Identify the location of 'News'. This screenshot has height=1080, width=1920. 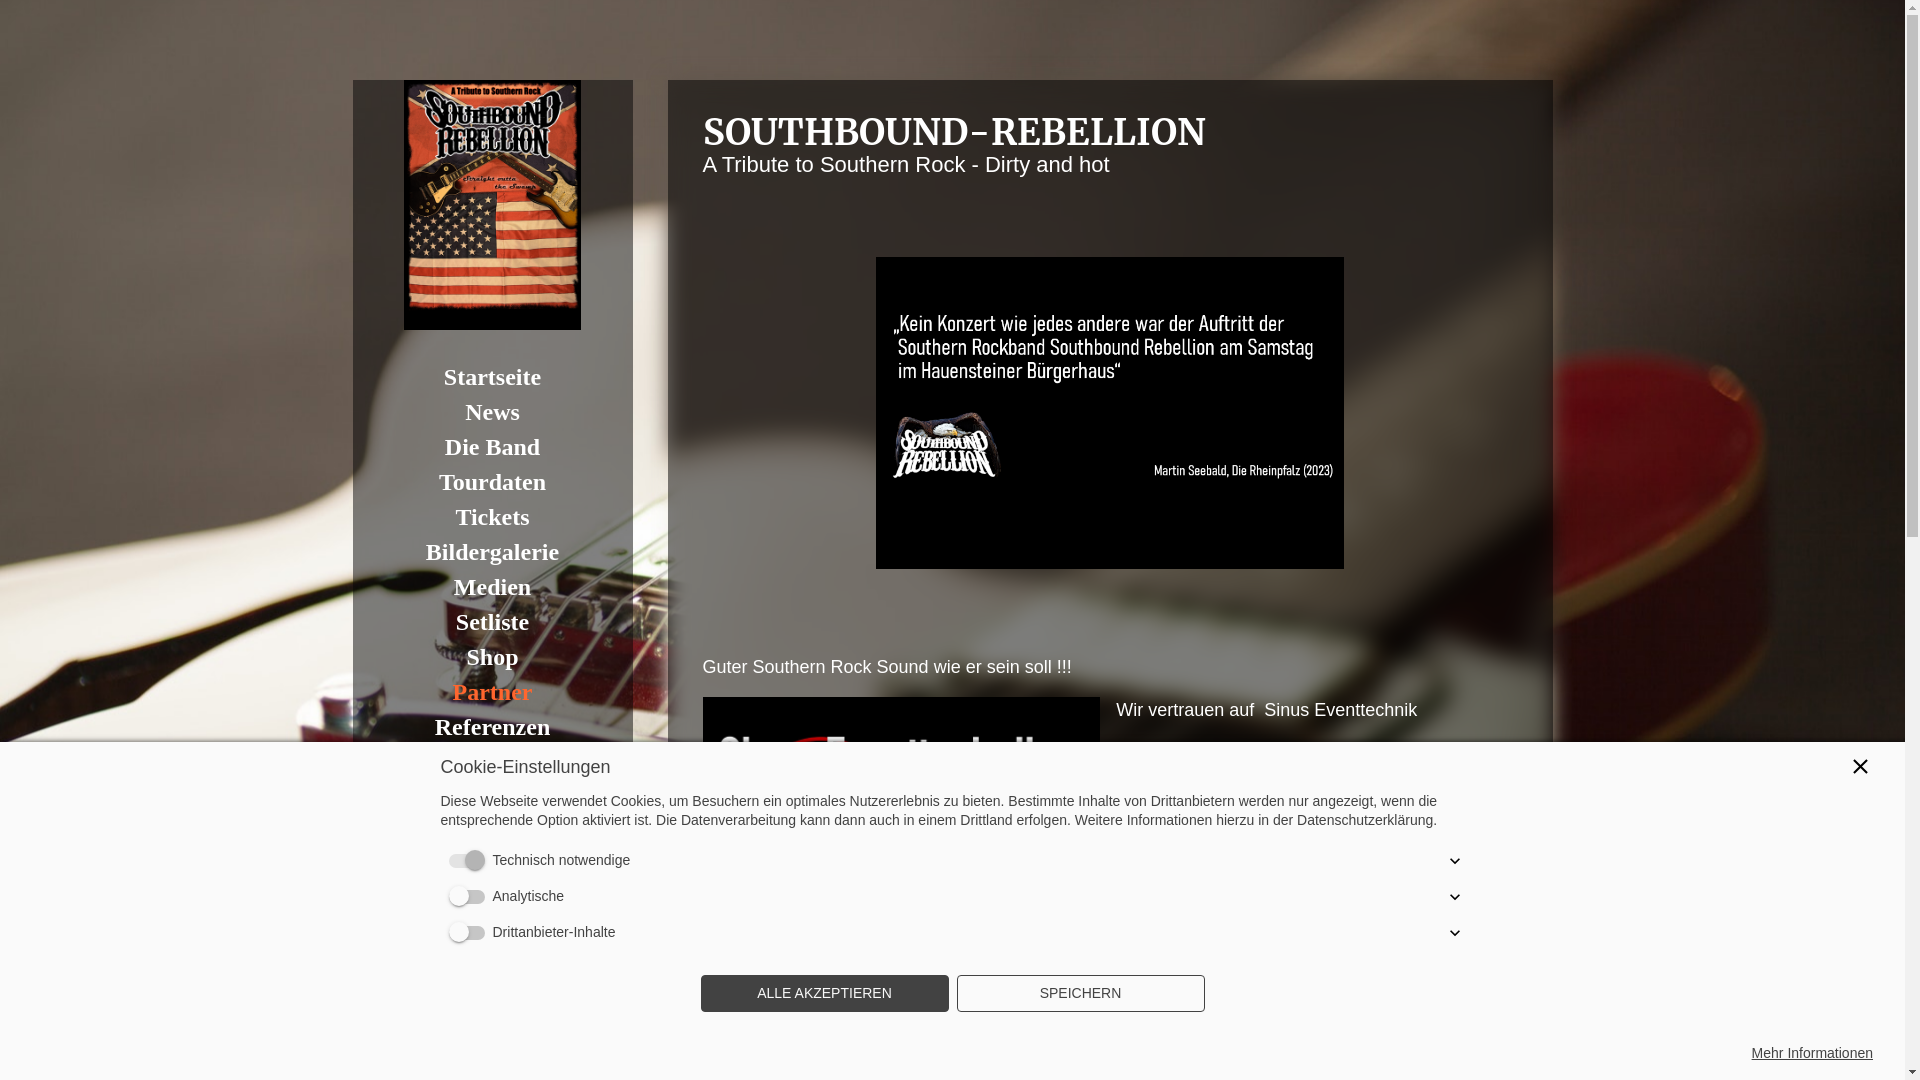
(491, 411).